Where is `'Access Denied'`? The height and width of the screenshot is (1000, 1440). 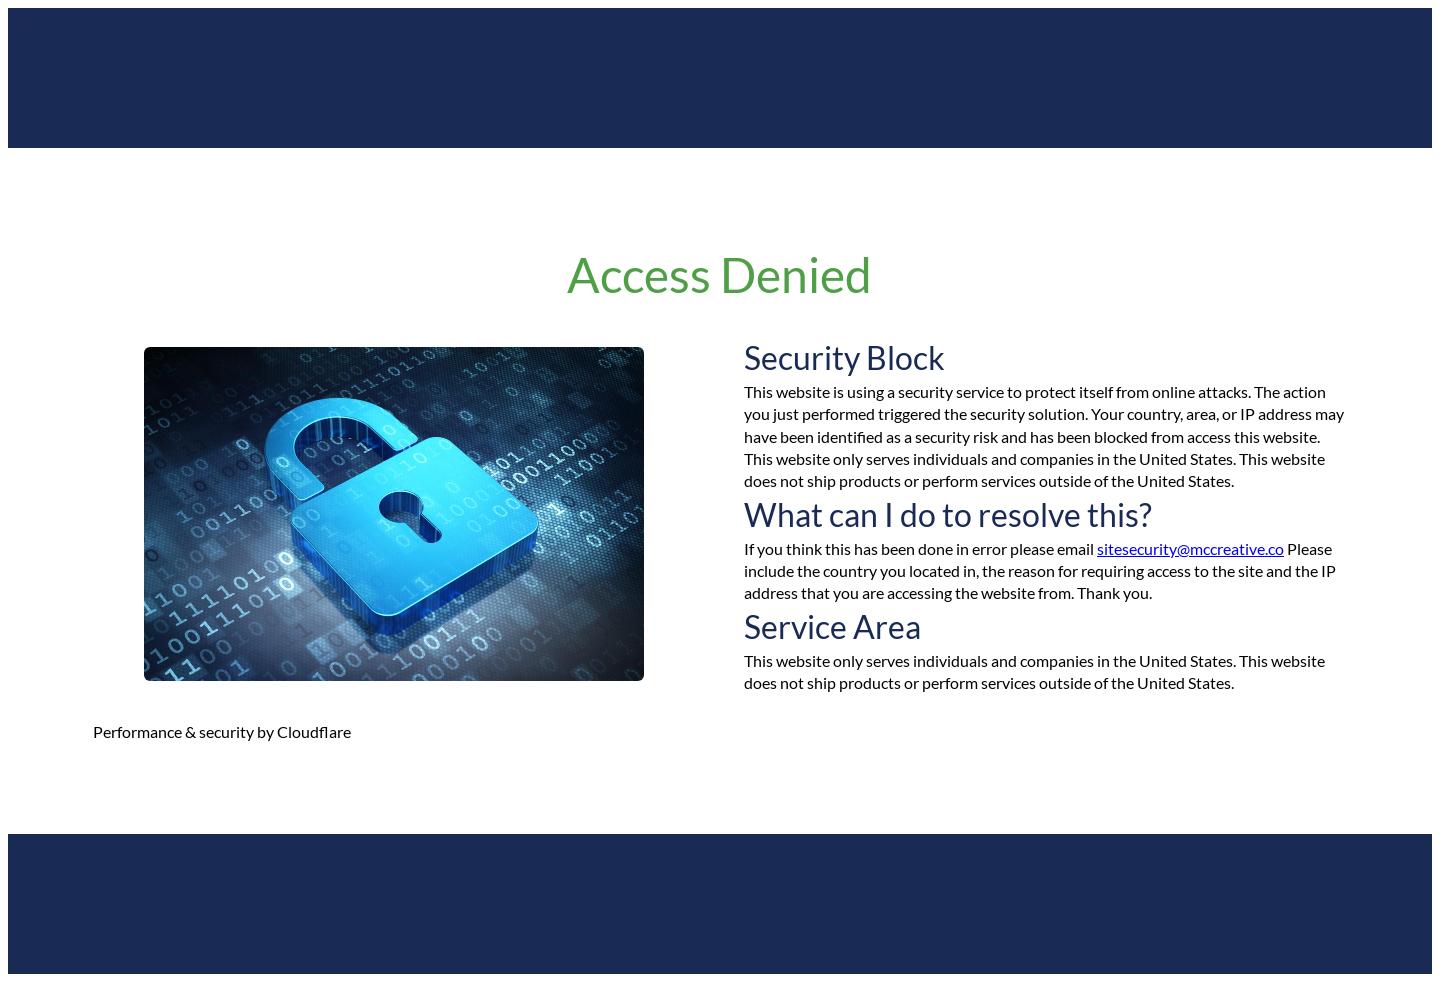 'Access Denied' is located at coordinates (719, 274).